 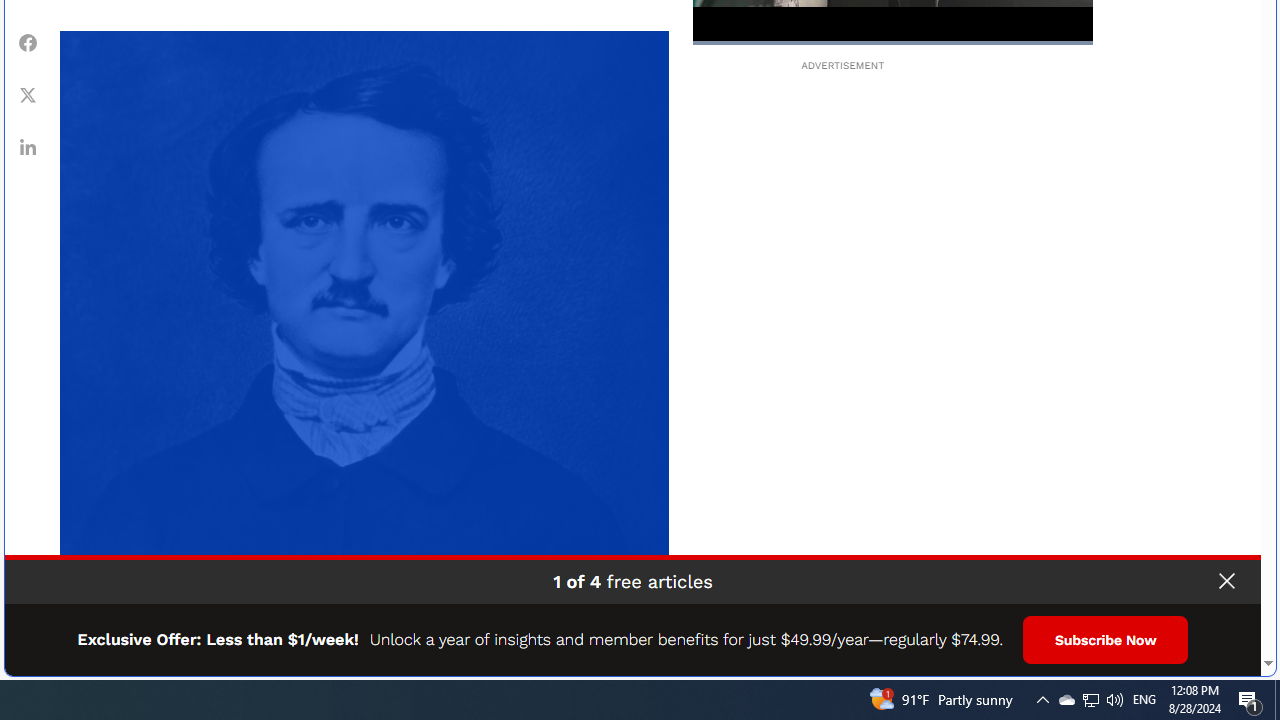 I want to click on 'Share Linkedin', so click(x=28, y=146).